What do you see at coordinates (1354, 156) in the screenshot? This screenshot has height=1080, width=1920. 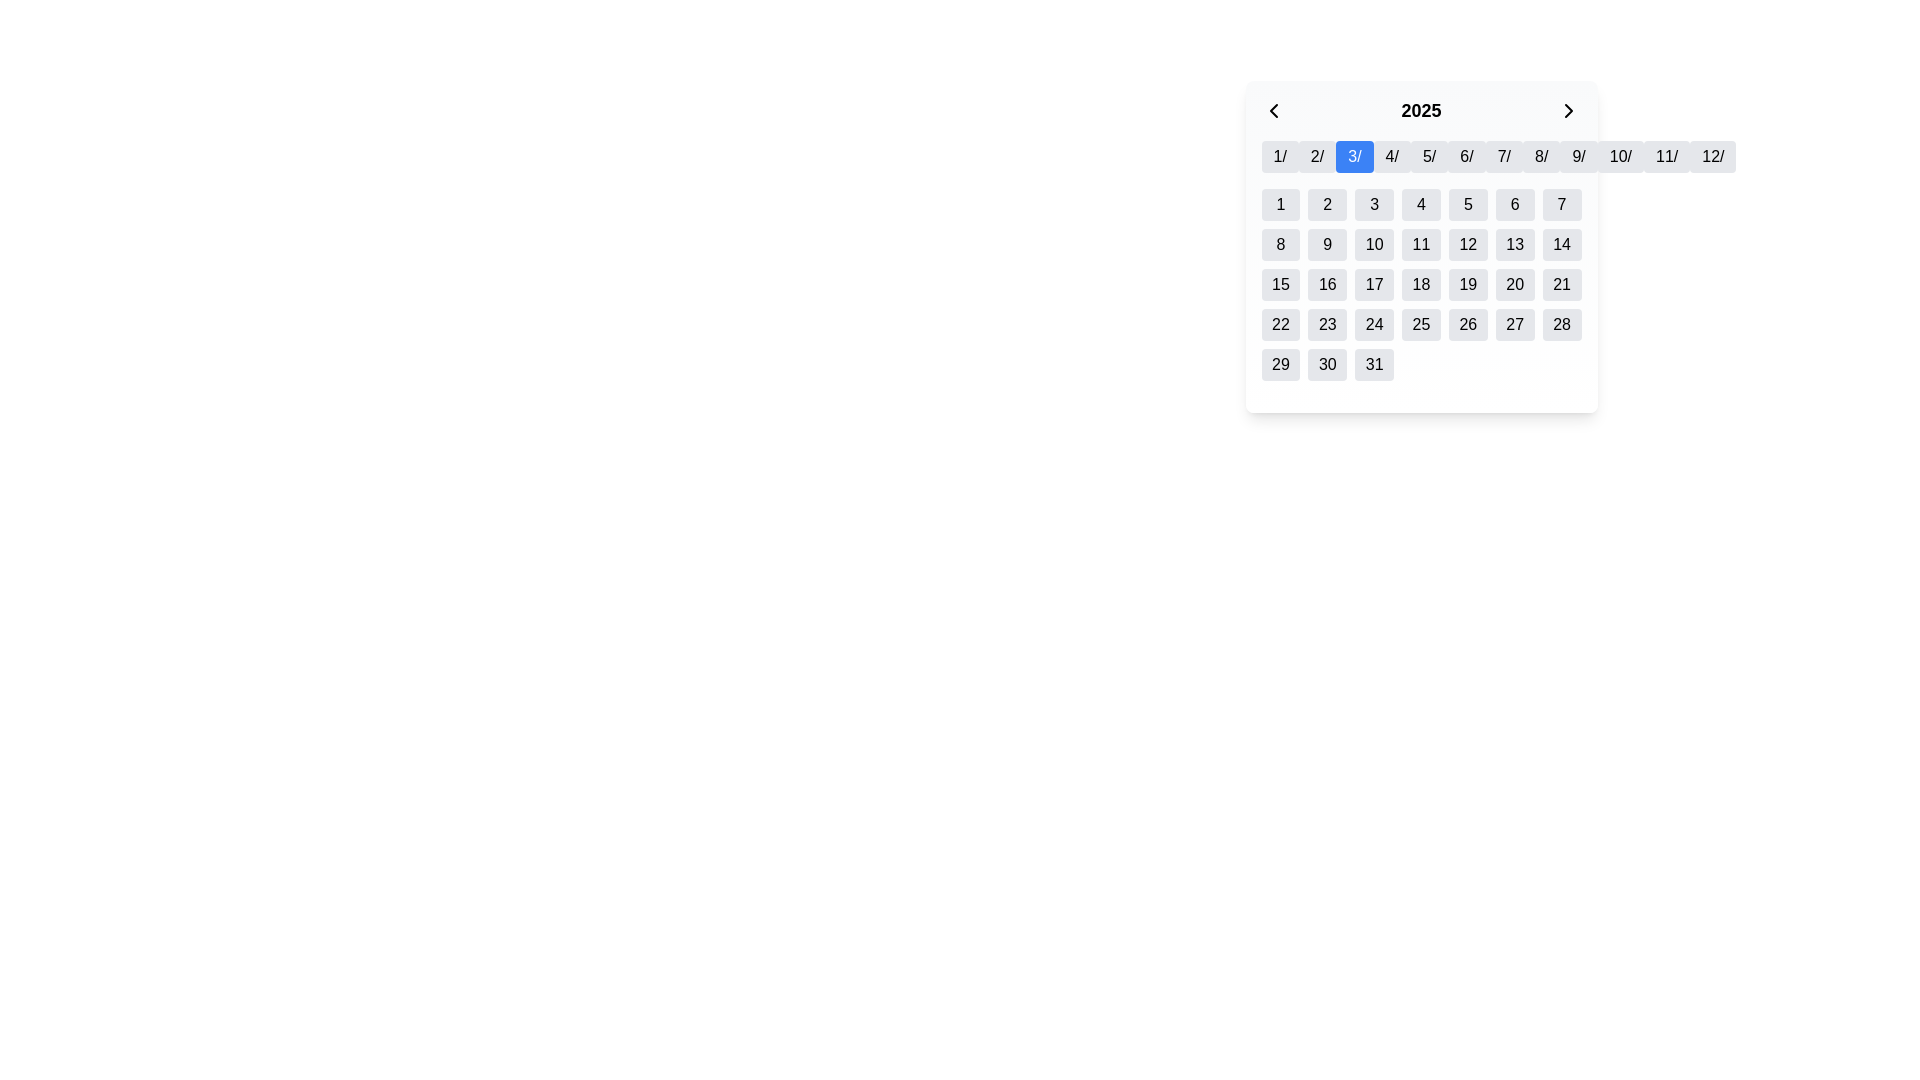 I see `the blue button with white text '3/'` at bounding box center [1354, 156].